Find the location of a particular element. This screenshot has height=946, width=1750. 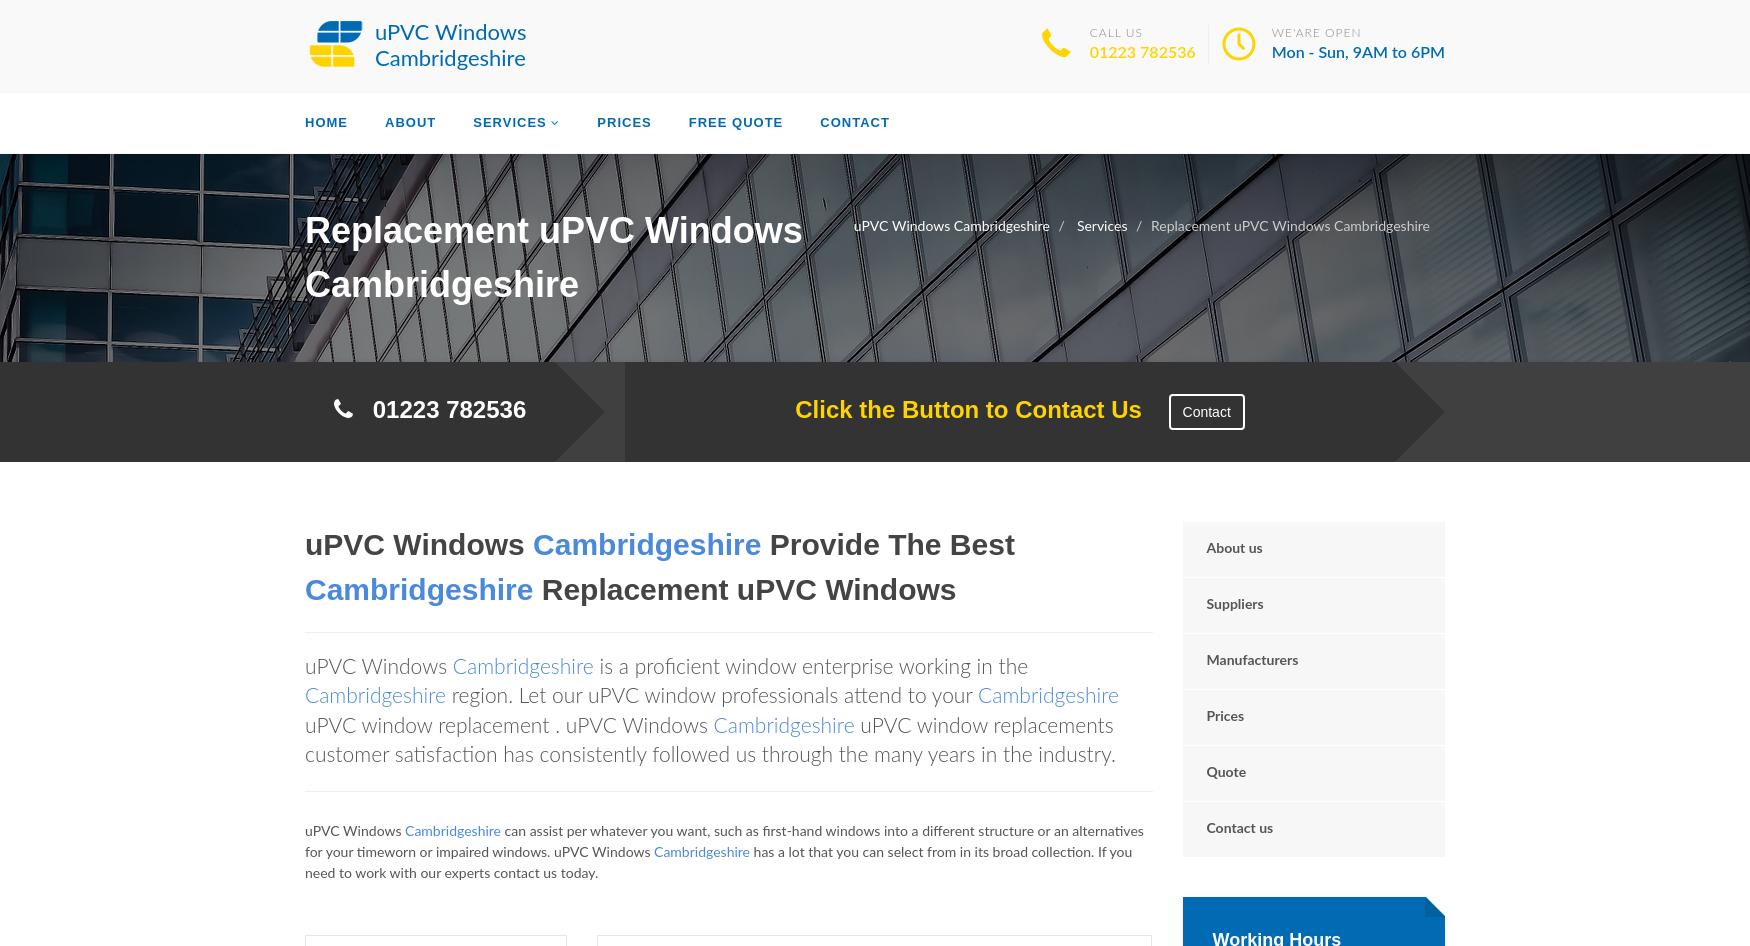

'Contact us' is located at coordinates (1239, 828).